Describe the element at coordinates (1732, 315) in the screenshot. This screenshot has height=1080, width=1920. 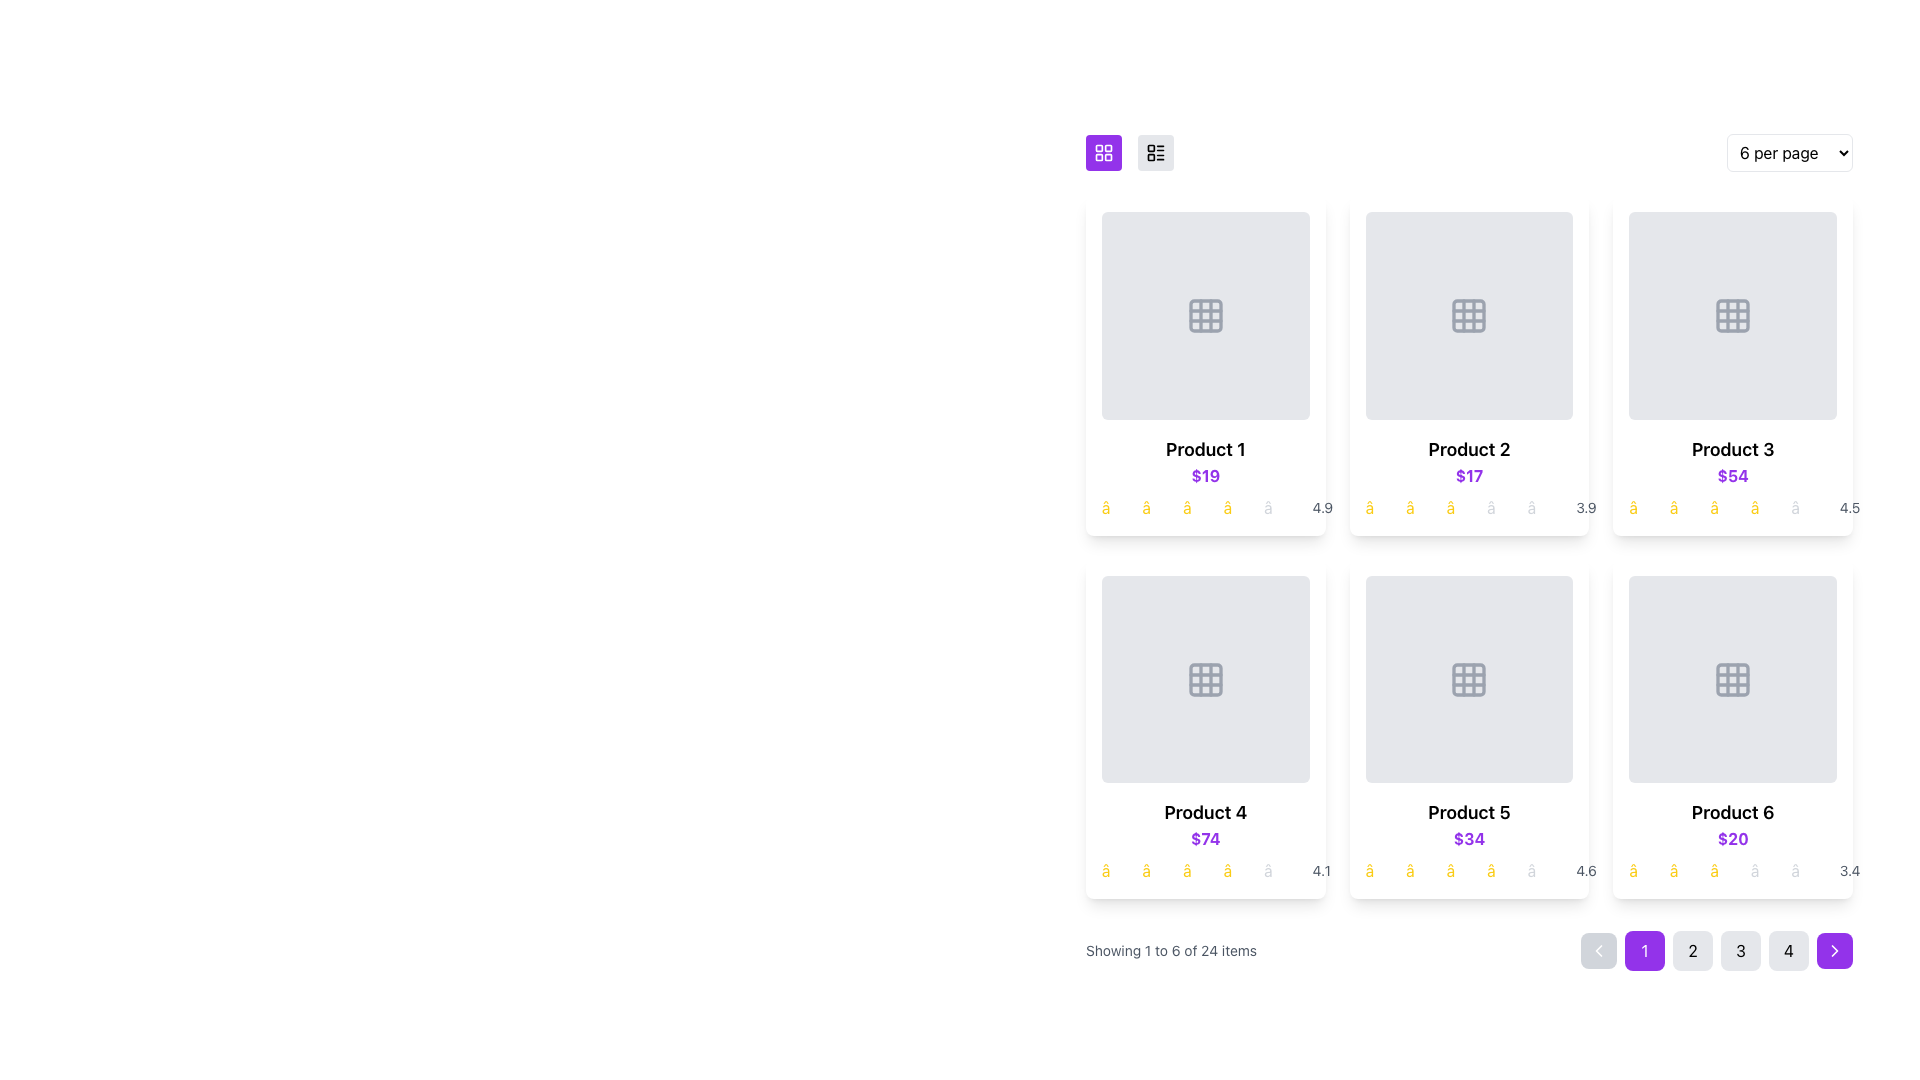
I see `the central rectangle located within the 3x3 grid icon of the Product 3 card` at that location.